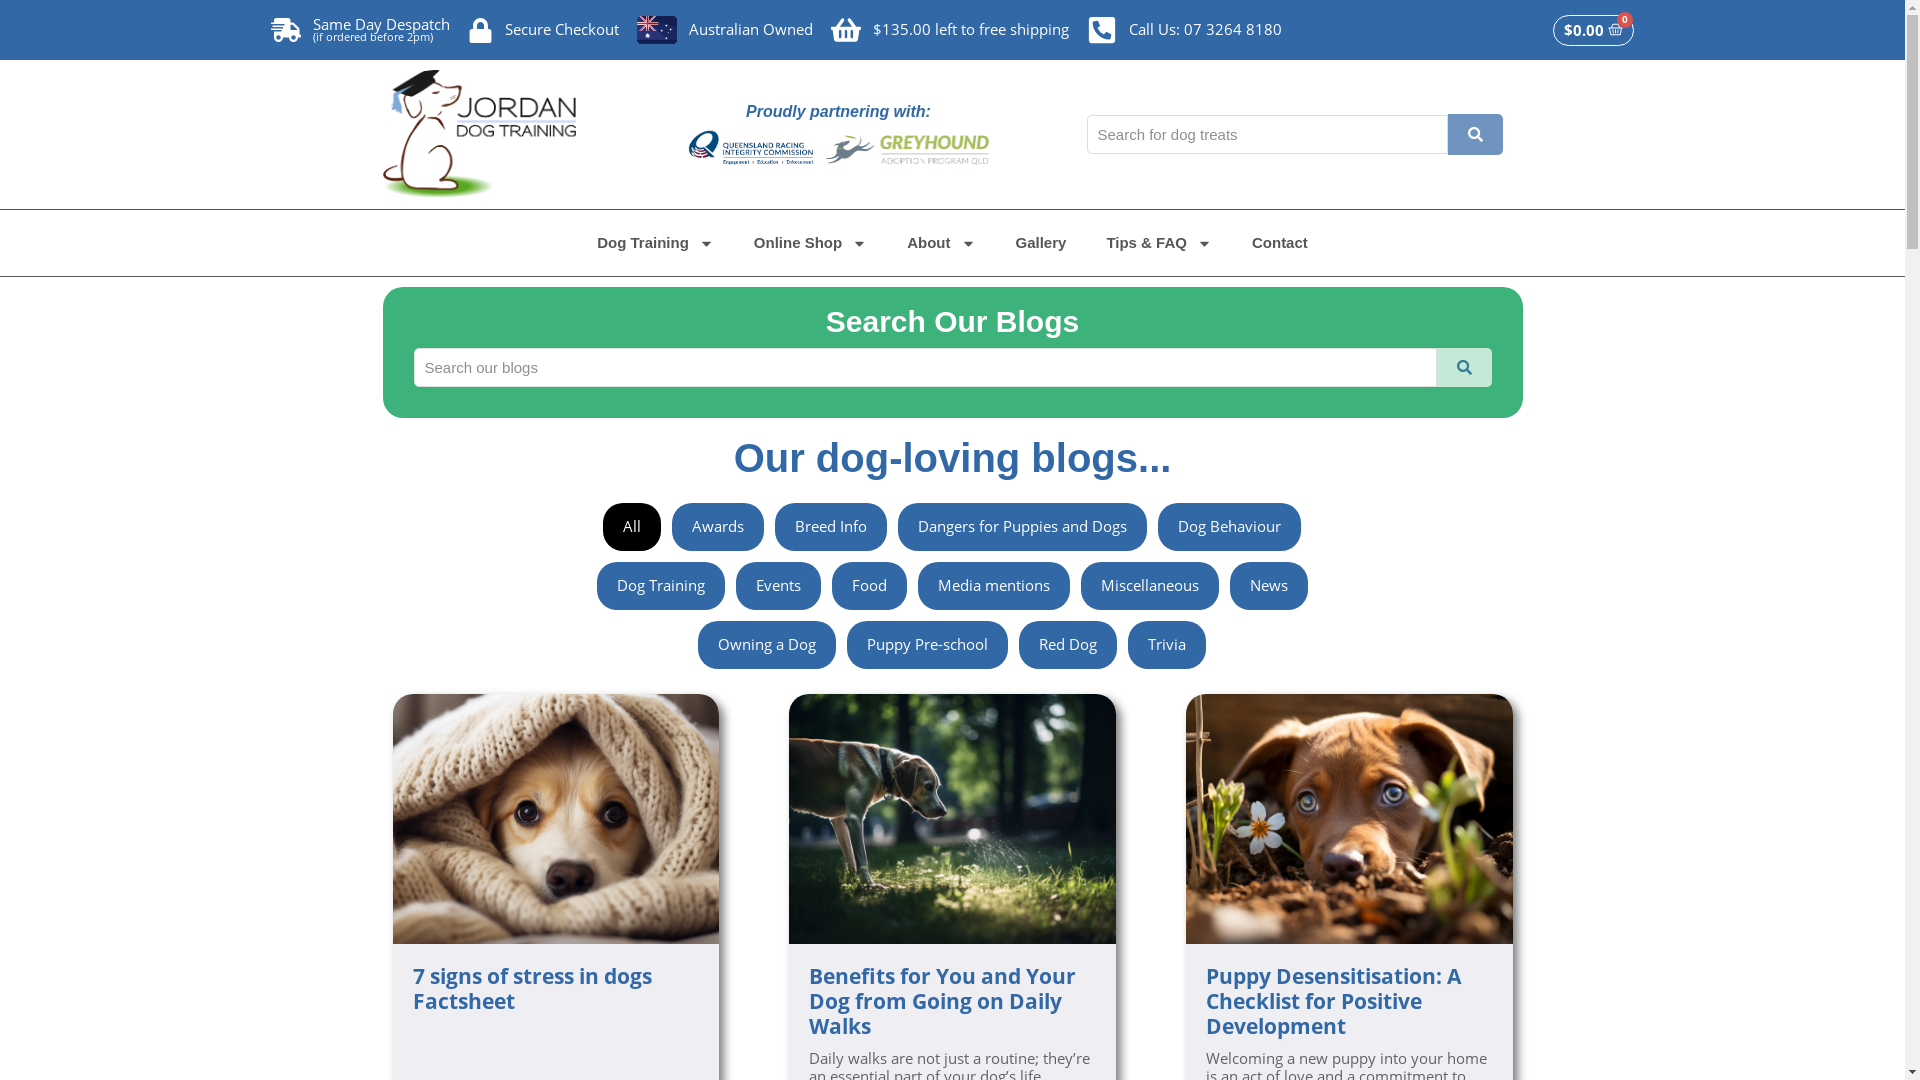 This screenshot has width=1920, height=1080. I want to click on 'Call Us: 07 3264 8180', so click(1184, 30).